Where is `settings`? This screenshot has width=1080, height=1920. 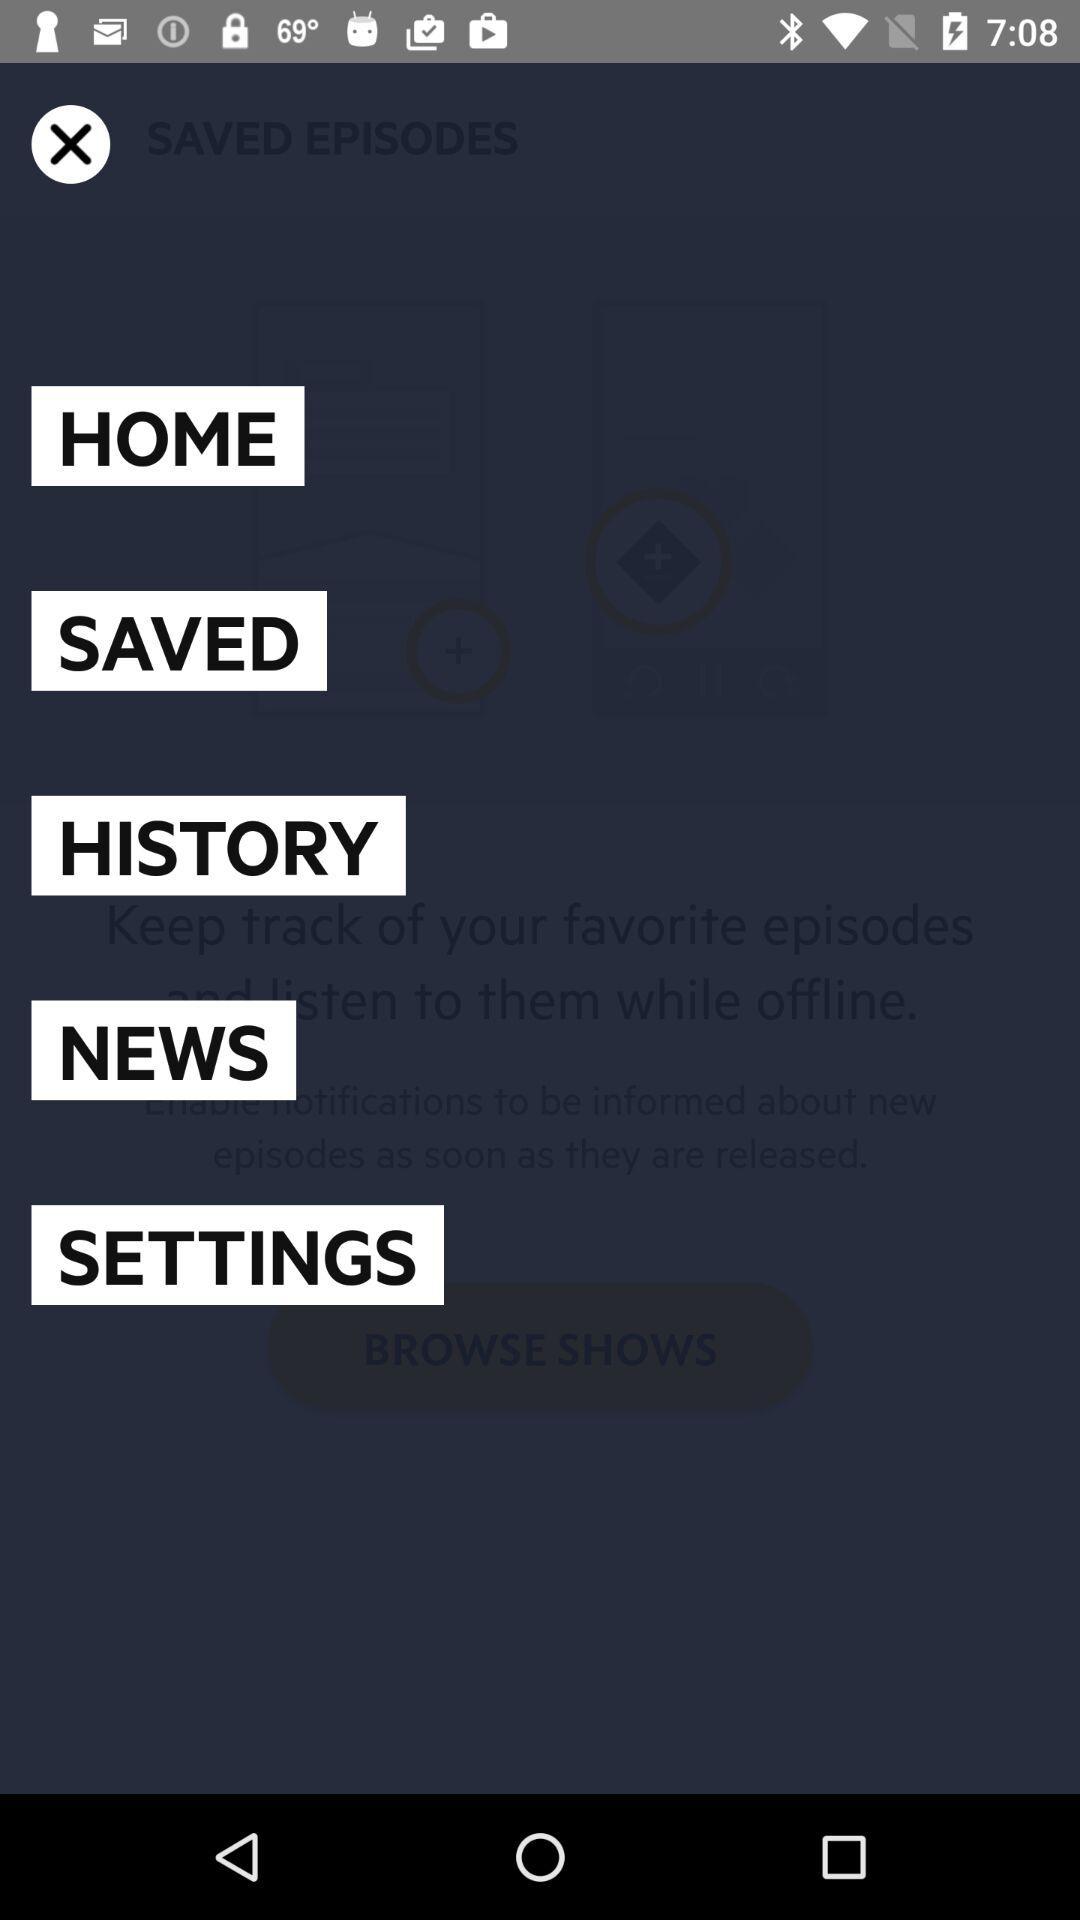 settings is located at coordinates (236, 1254).